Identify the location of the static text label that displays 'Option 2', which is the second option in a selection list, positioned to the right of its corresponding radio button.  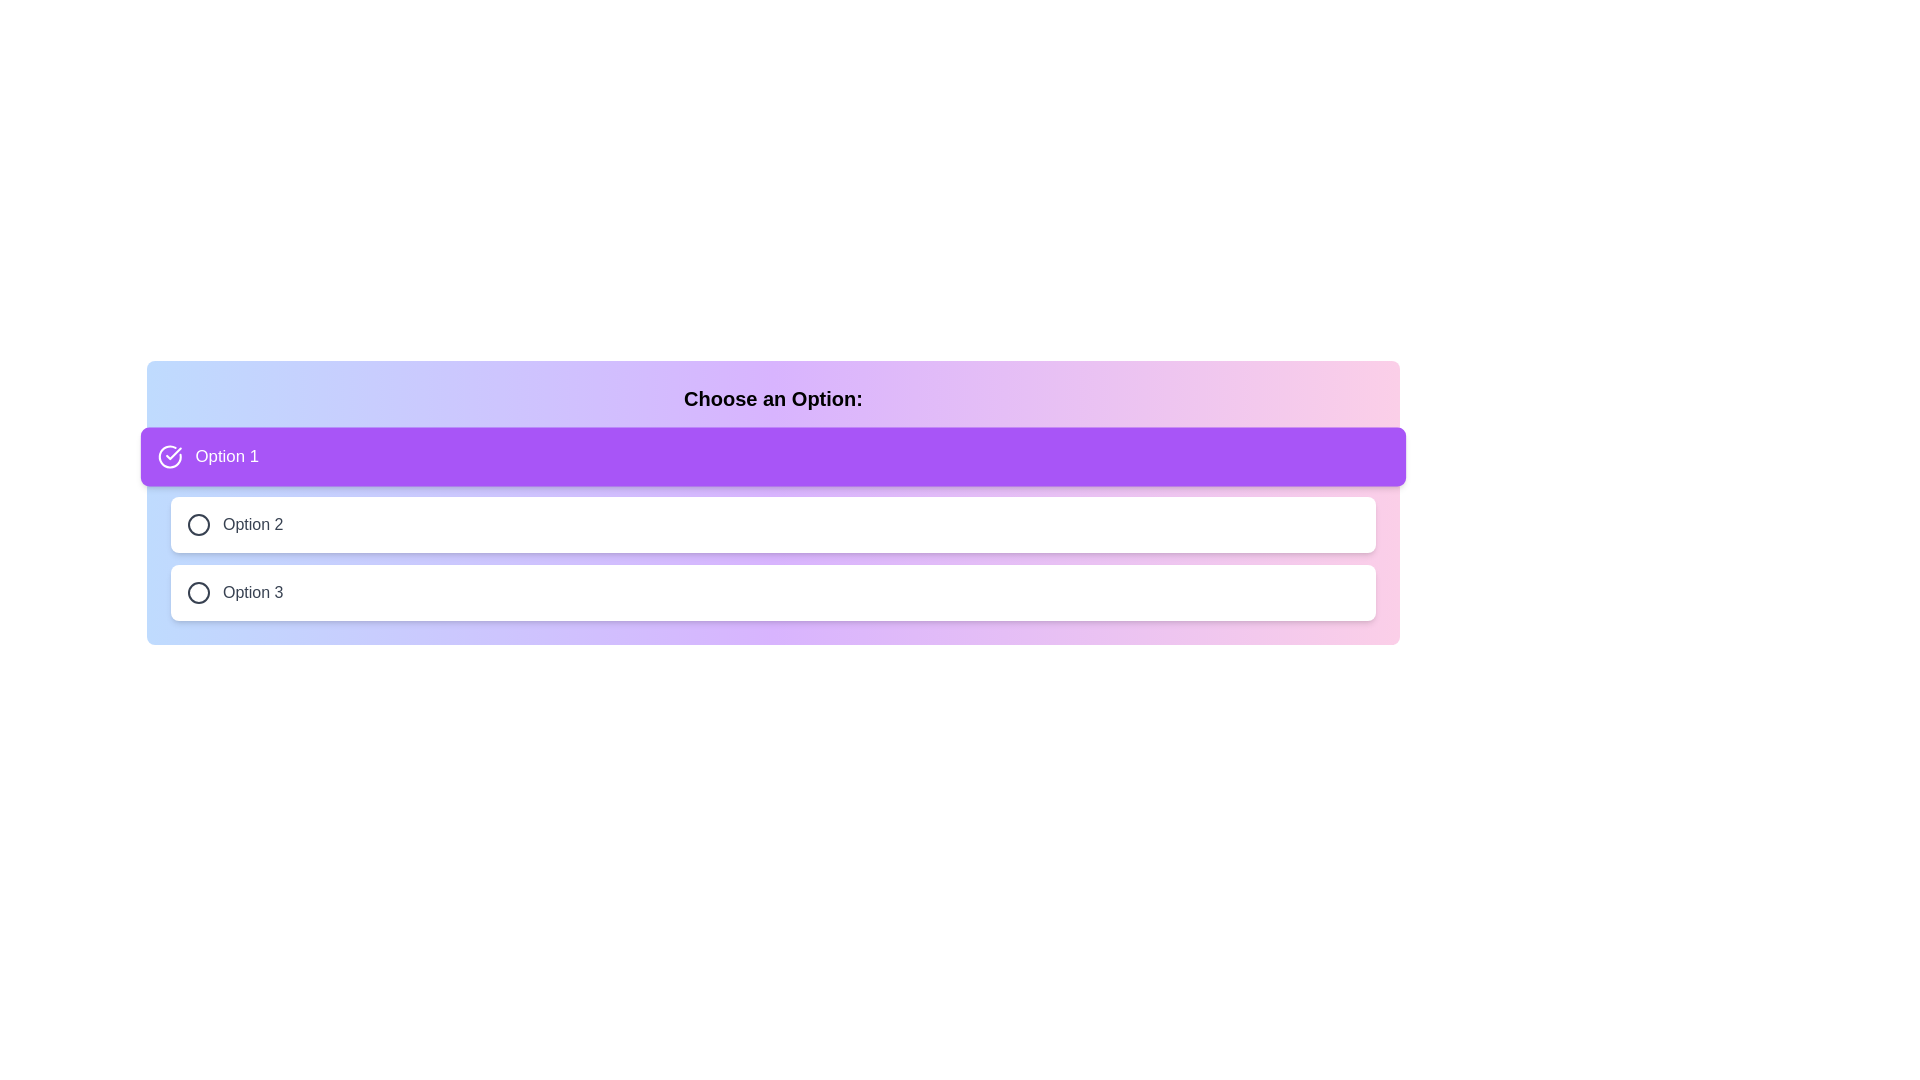
(252, 523).